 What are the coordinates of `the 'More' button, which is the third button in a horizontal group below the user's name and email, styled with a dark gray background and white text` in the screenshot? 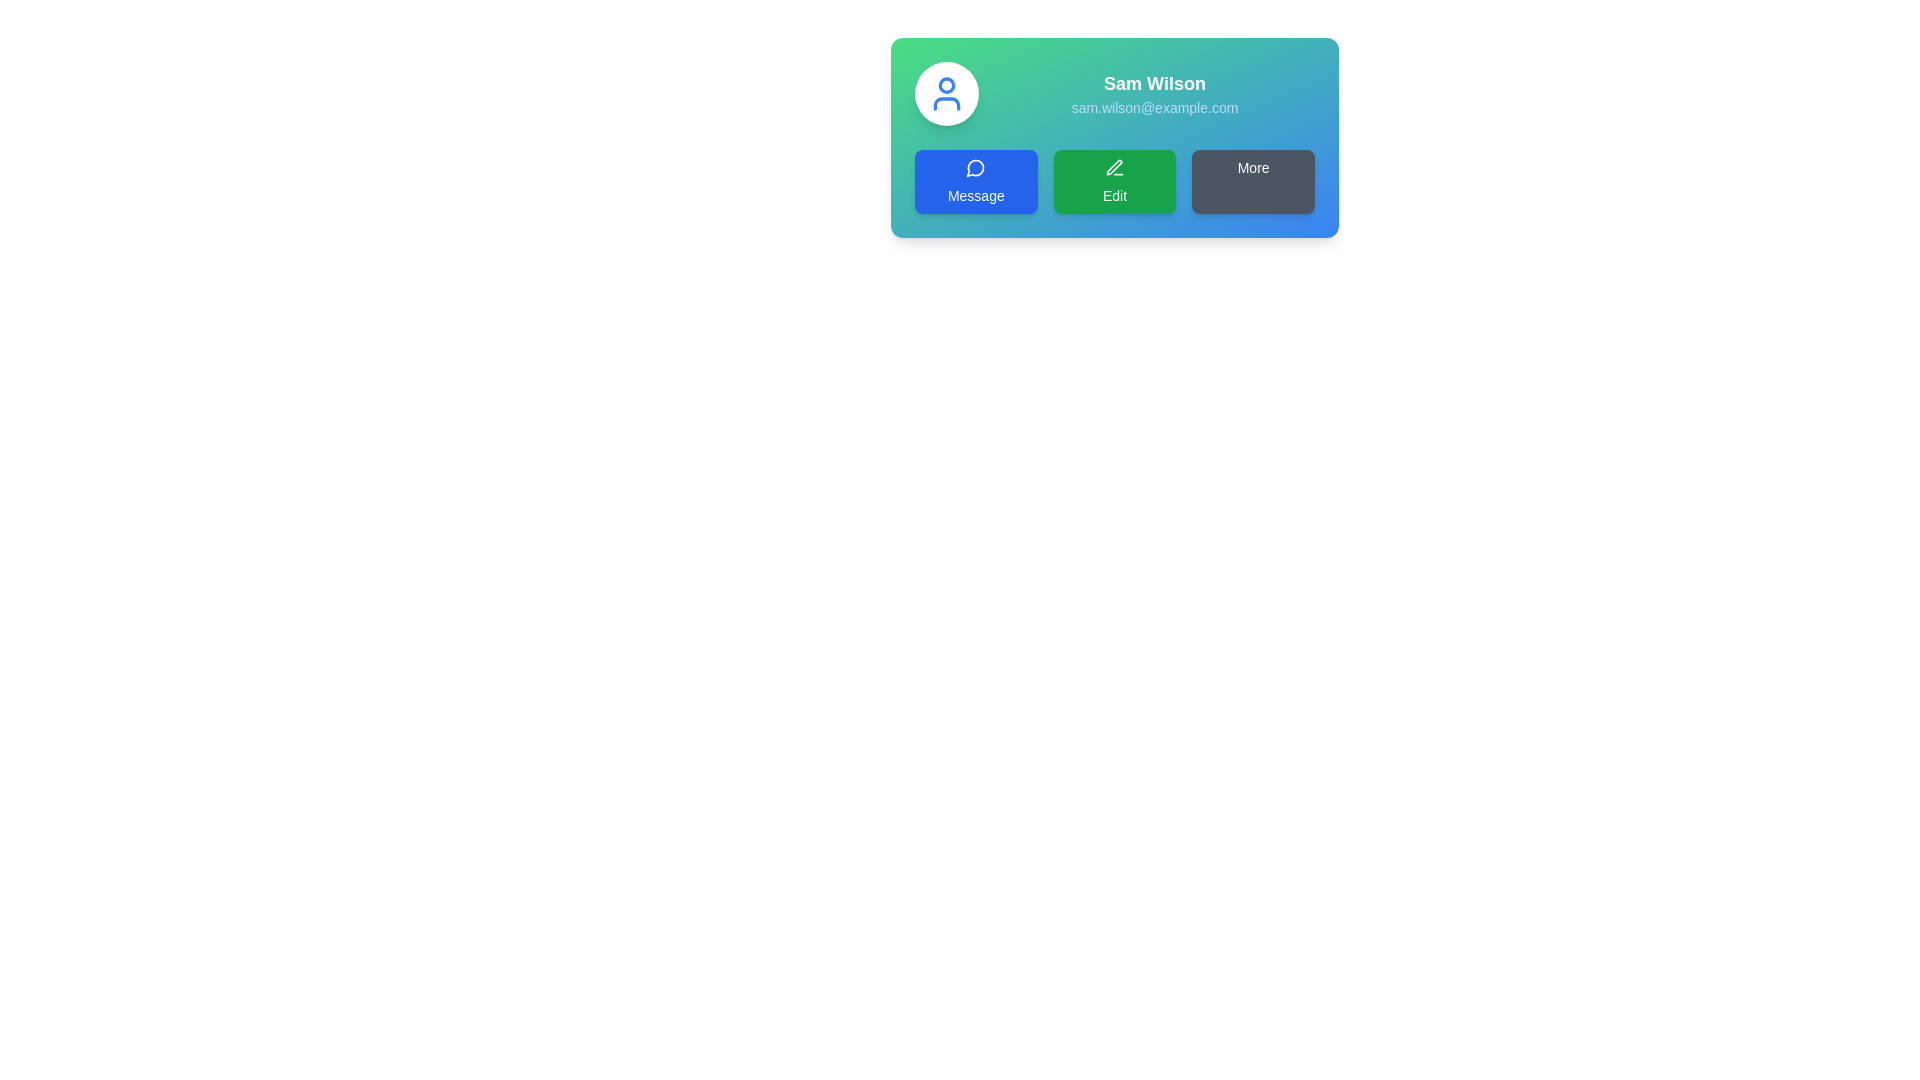 It's located at (1252, 181).